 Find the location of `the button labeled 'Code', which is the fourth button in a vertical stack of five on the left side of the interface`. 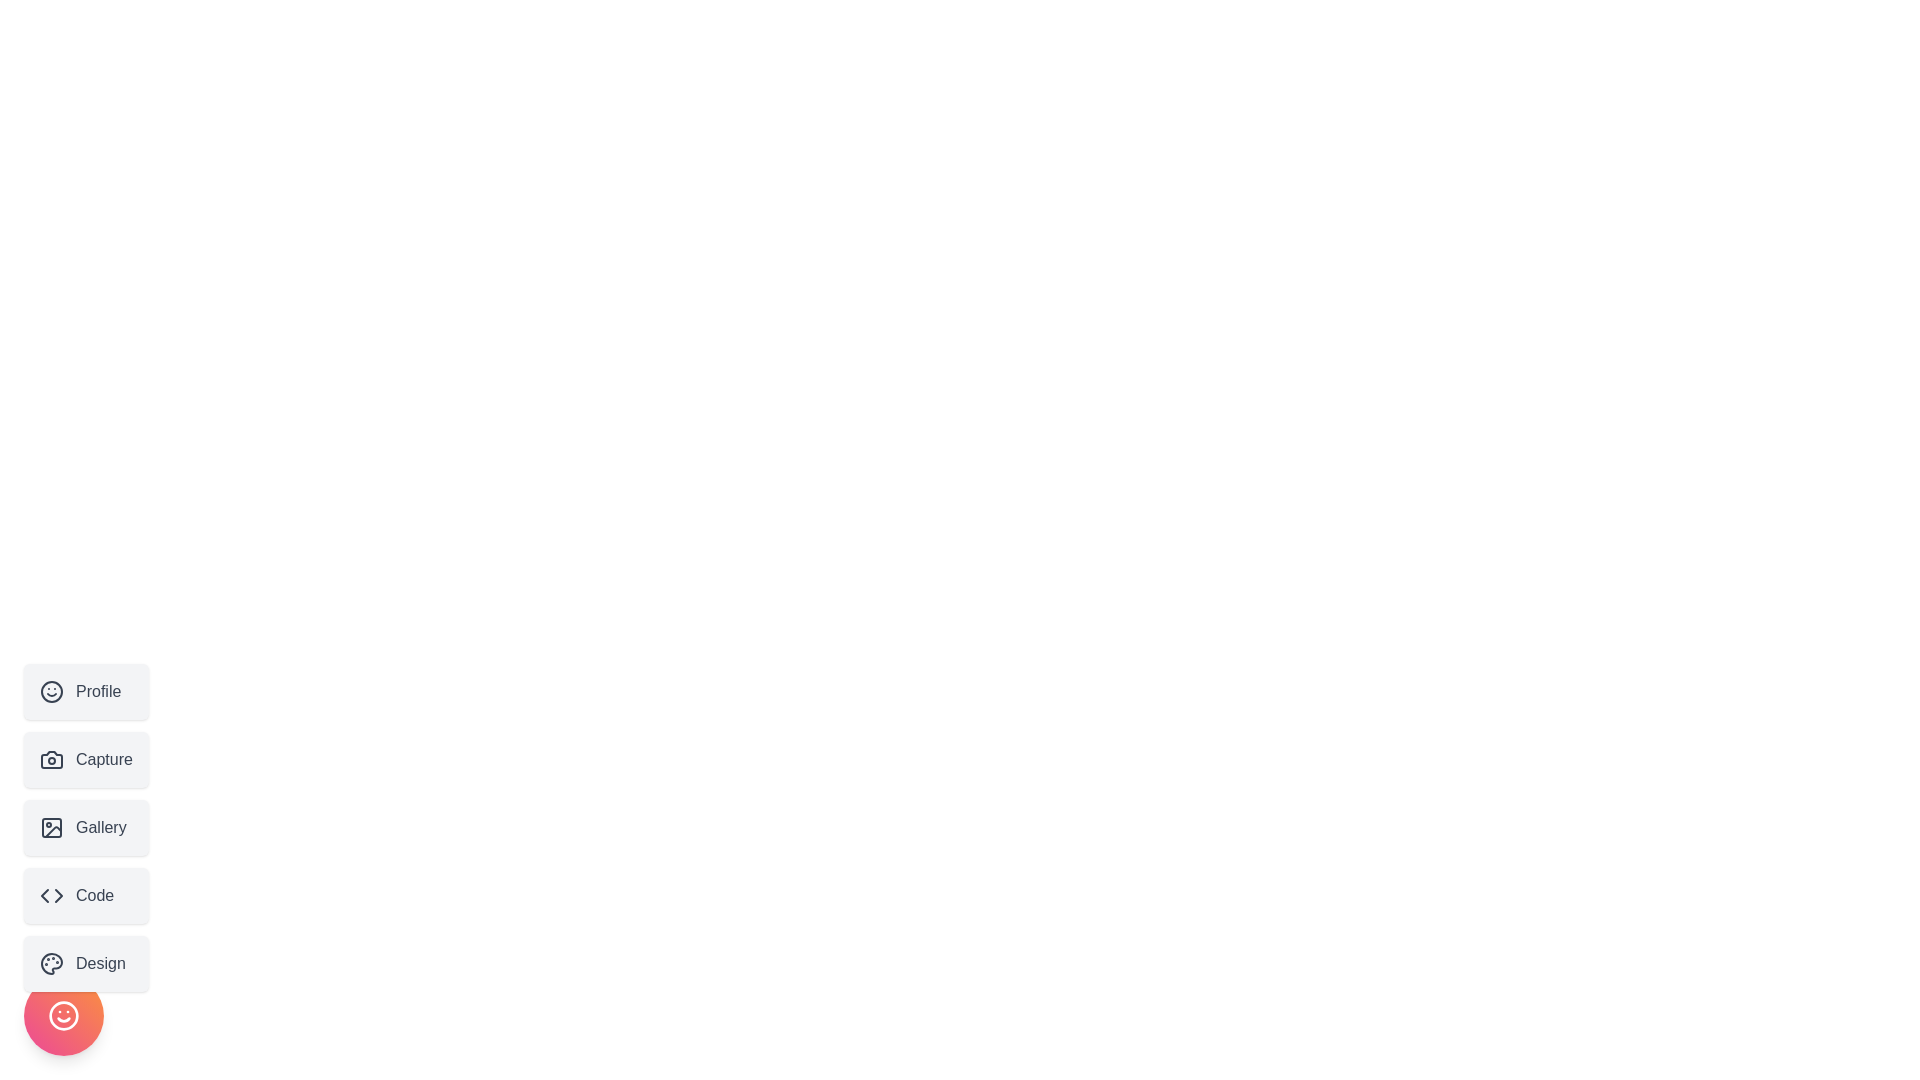

the button labeled 'Code', which is the fourth button in a vertical stack of five on the left side of the interface is located at coordinates (85, 894).